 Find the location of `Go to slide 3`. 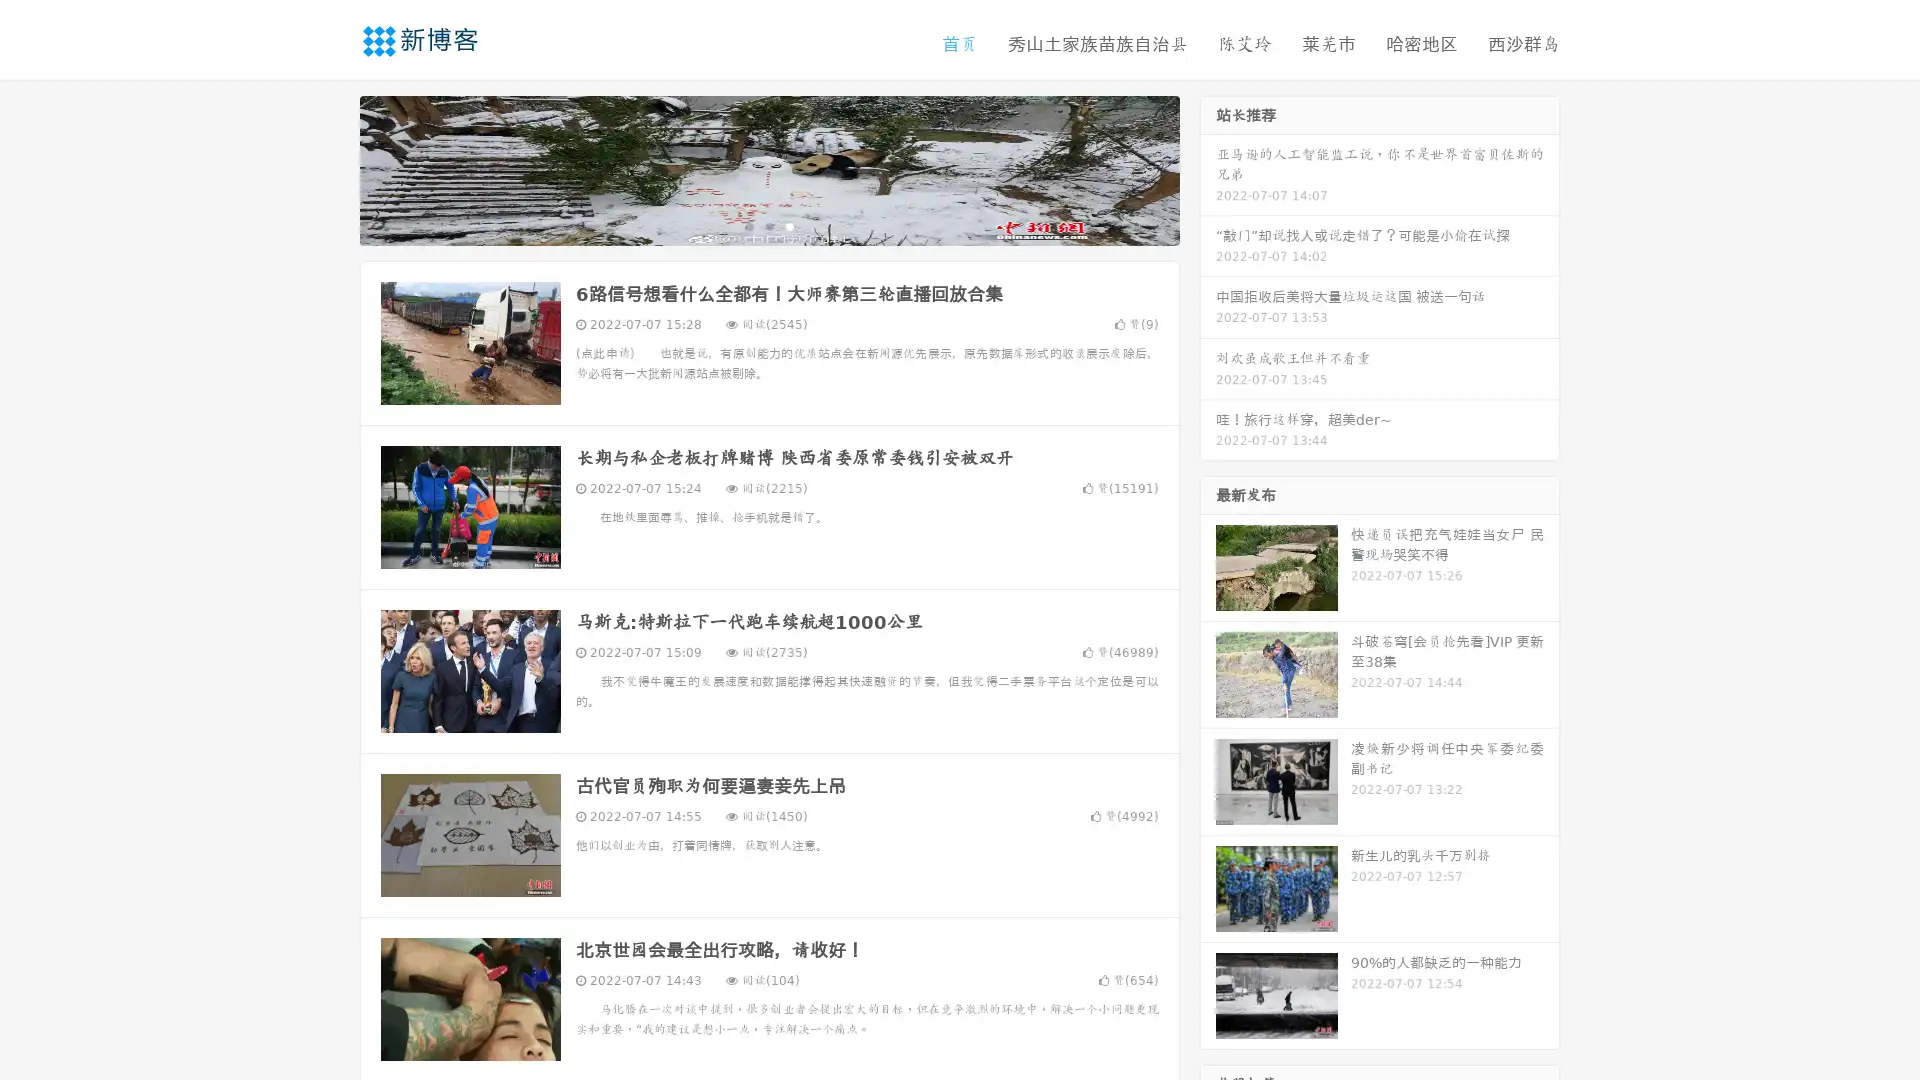

Go to slide 3 is located at coordinates (789, 225).